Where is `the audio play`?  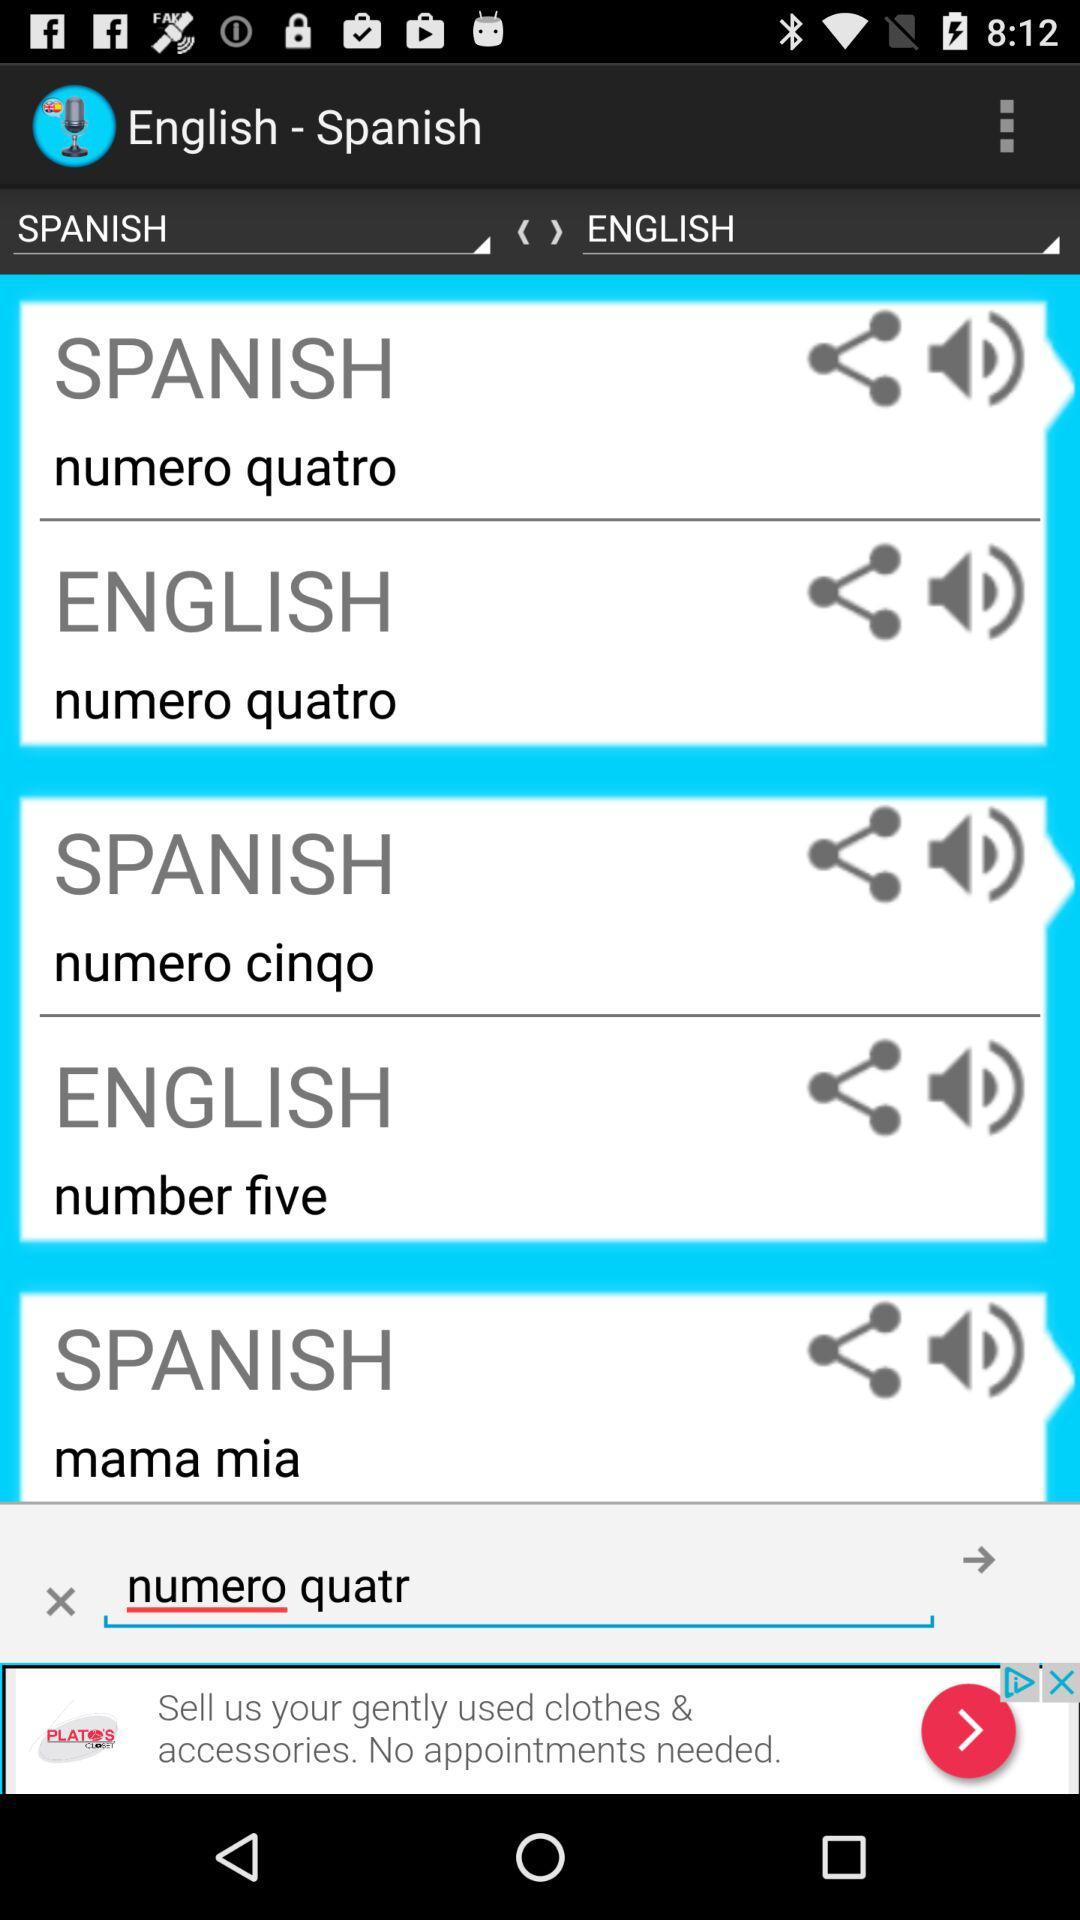 the audio play is located at coordinates (995, 854).